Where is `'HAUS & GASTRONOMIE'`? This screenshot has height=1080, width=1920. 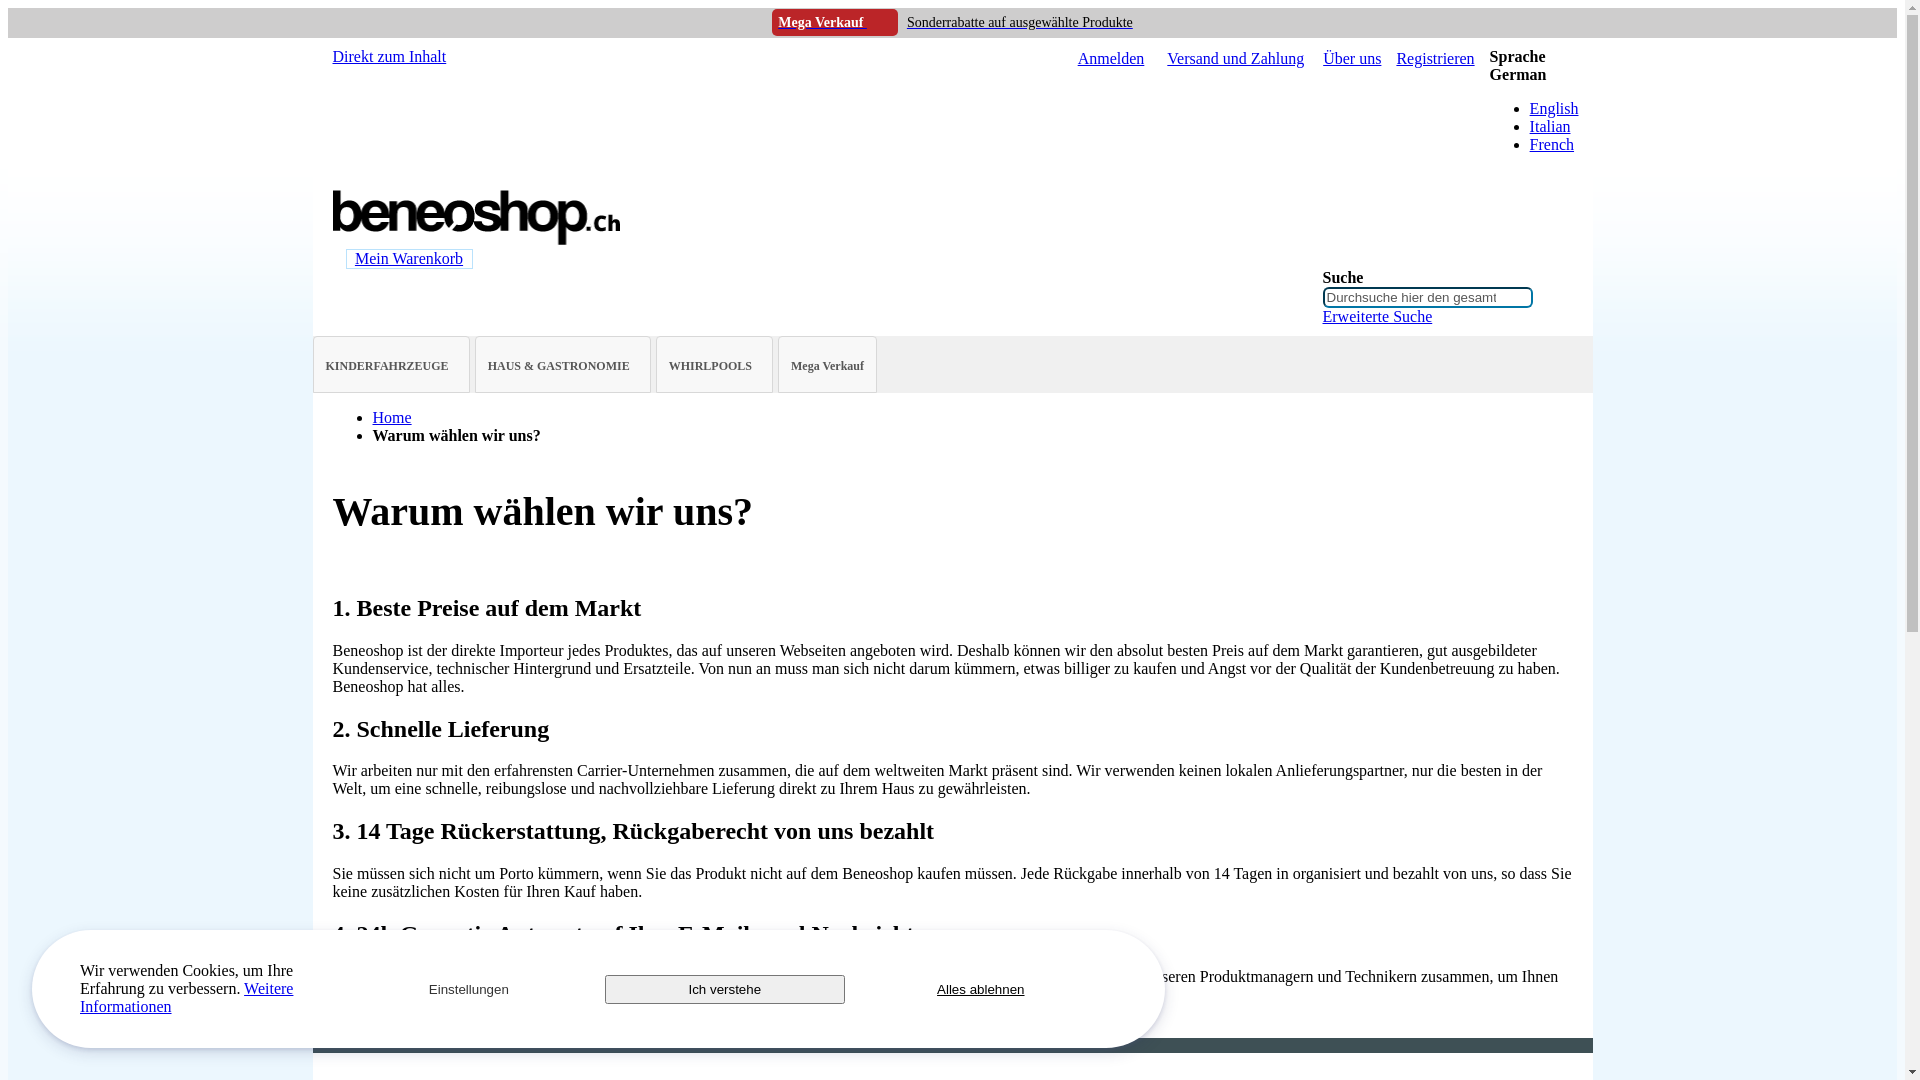 'HAUS & GASTRONOMIE' is located at coordinates (561, 366).